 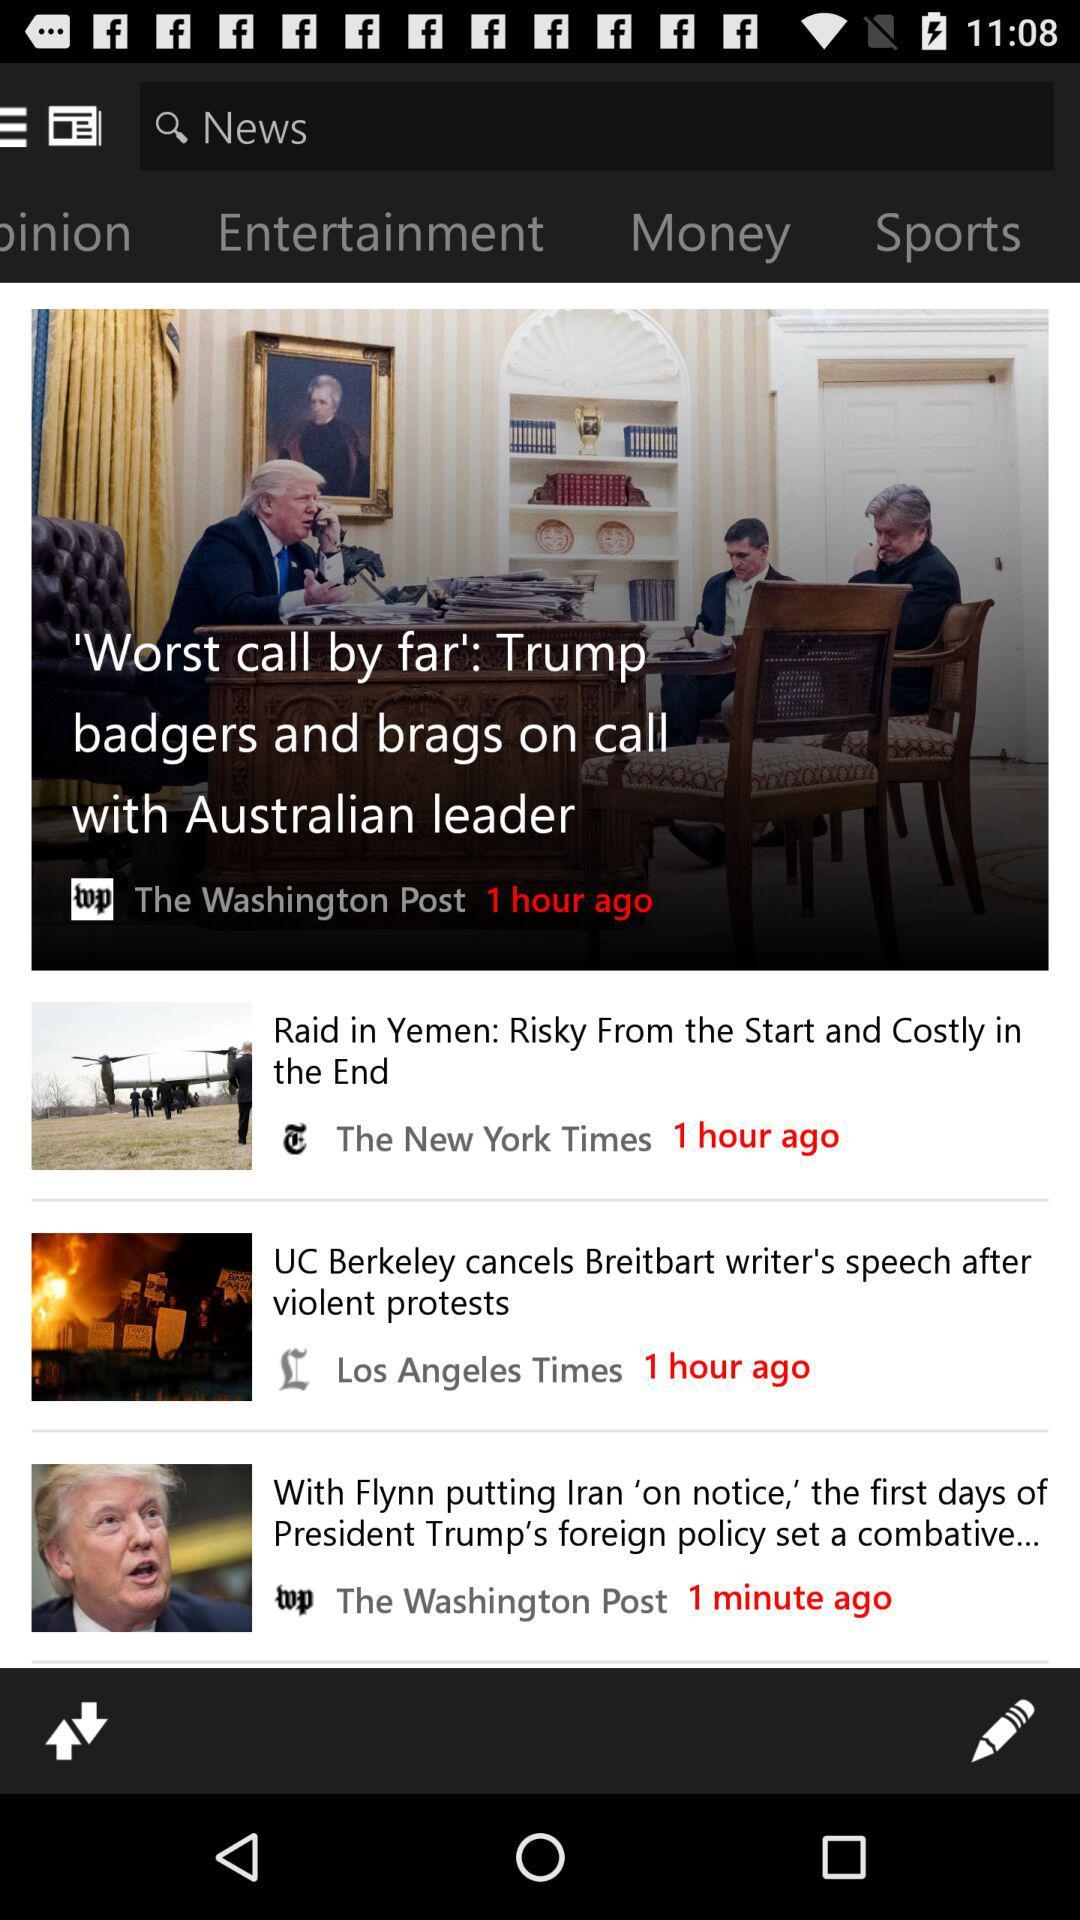 I want to click on the icon to the right of entertainment icon, so click(x=725, y=235).